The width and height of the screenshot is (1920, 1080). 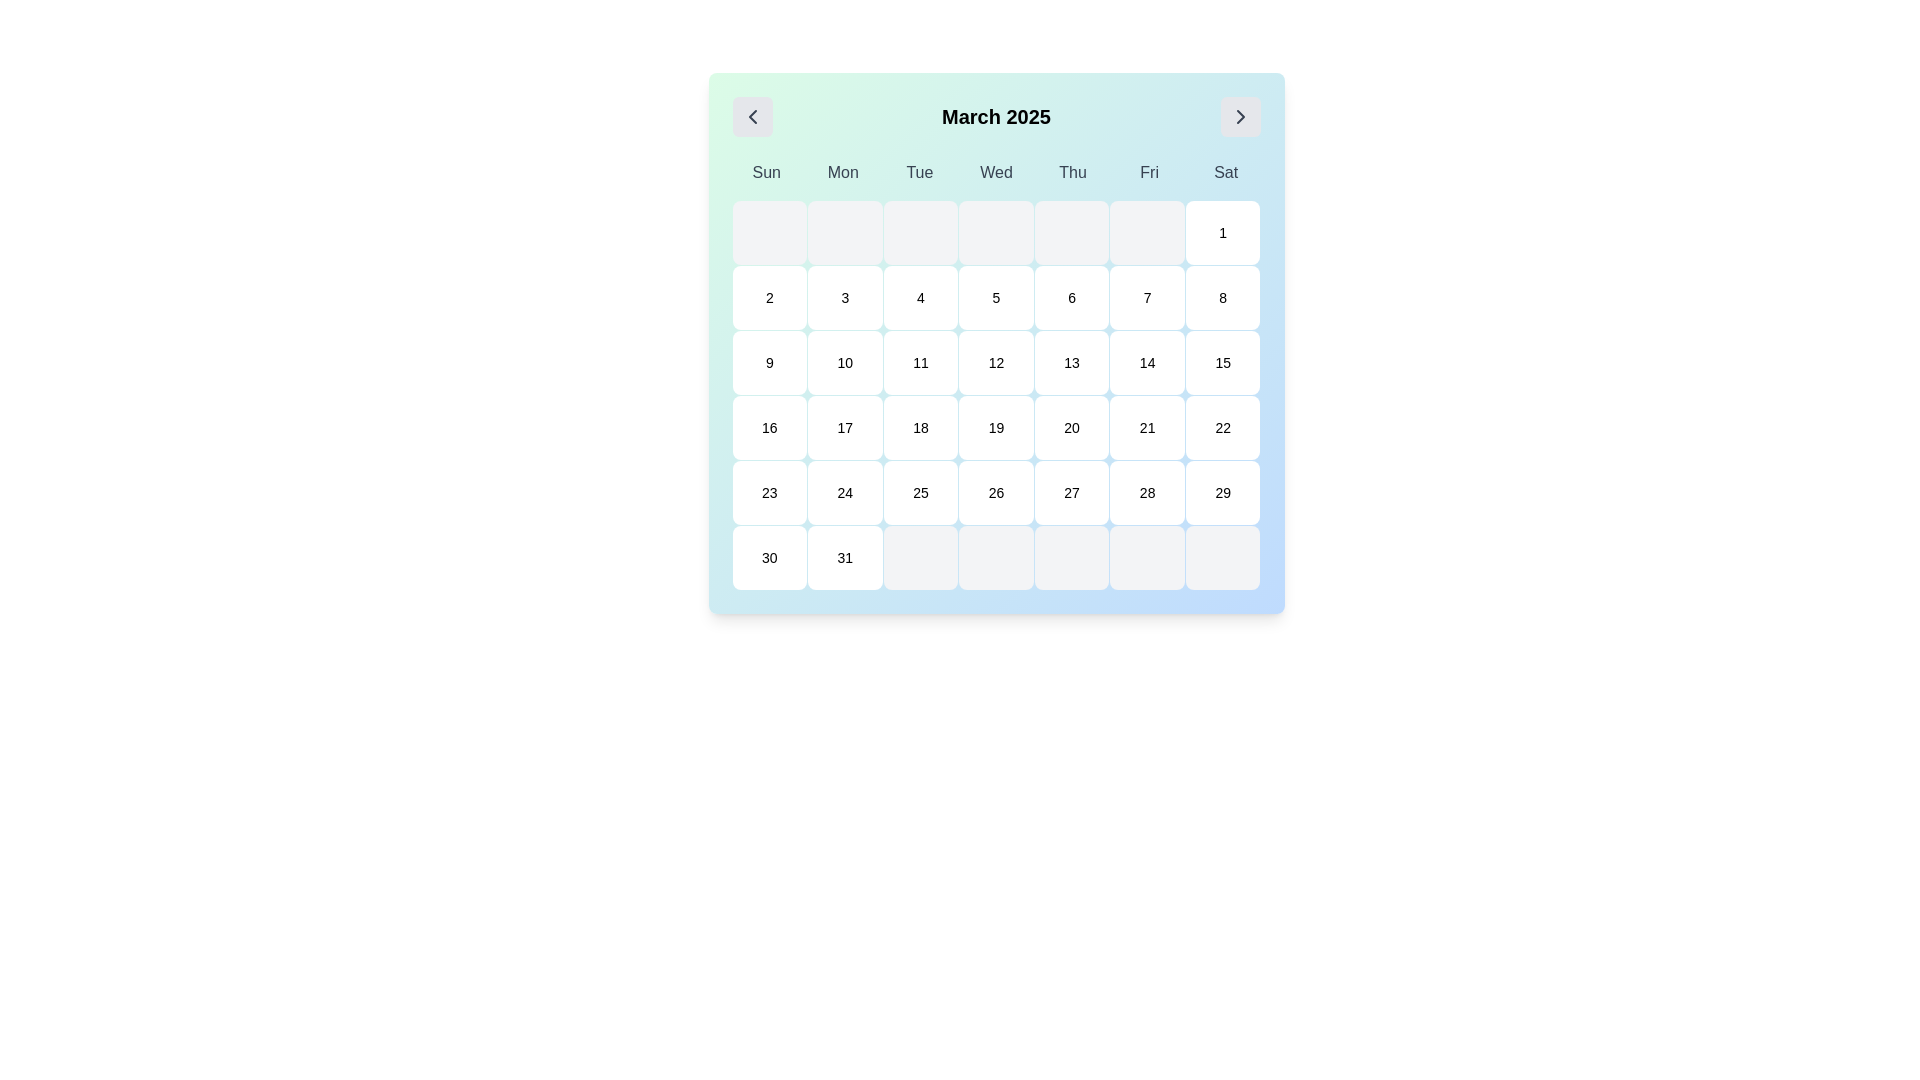 What do you see at coordinates (996, 362) in the screenshot?
I see `the Calendar Day Cell representing the 12th day of the month` at bounding box center [996, 362].